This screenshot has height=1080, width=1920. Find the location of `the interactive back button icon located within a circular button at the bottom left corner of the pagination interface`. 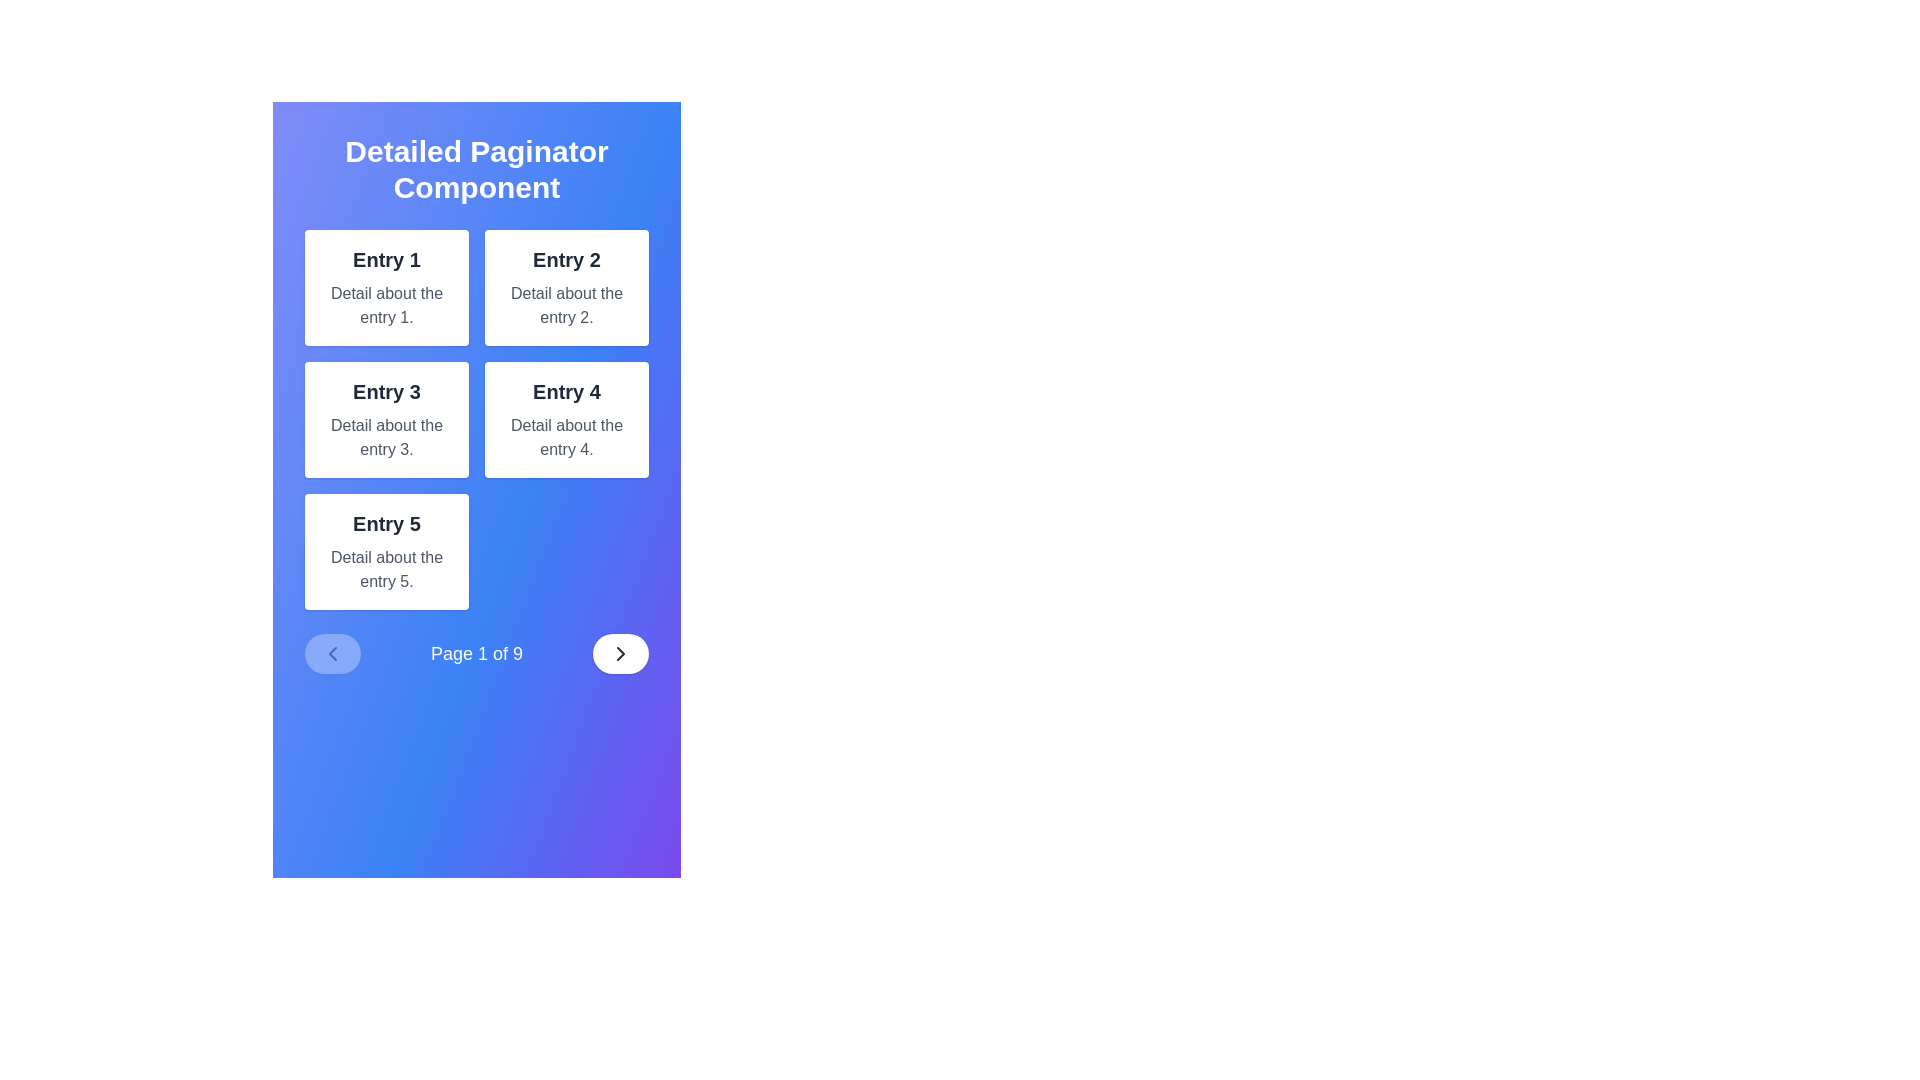

the interactive back button icon located within a circular button at the bottom left corner of the pagination interface is located at coordinates (332, 654).